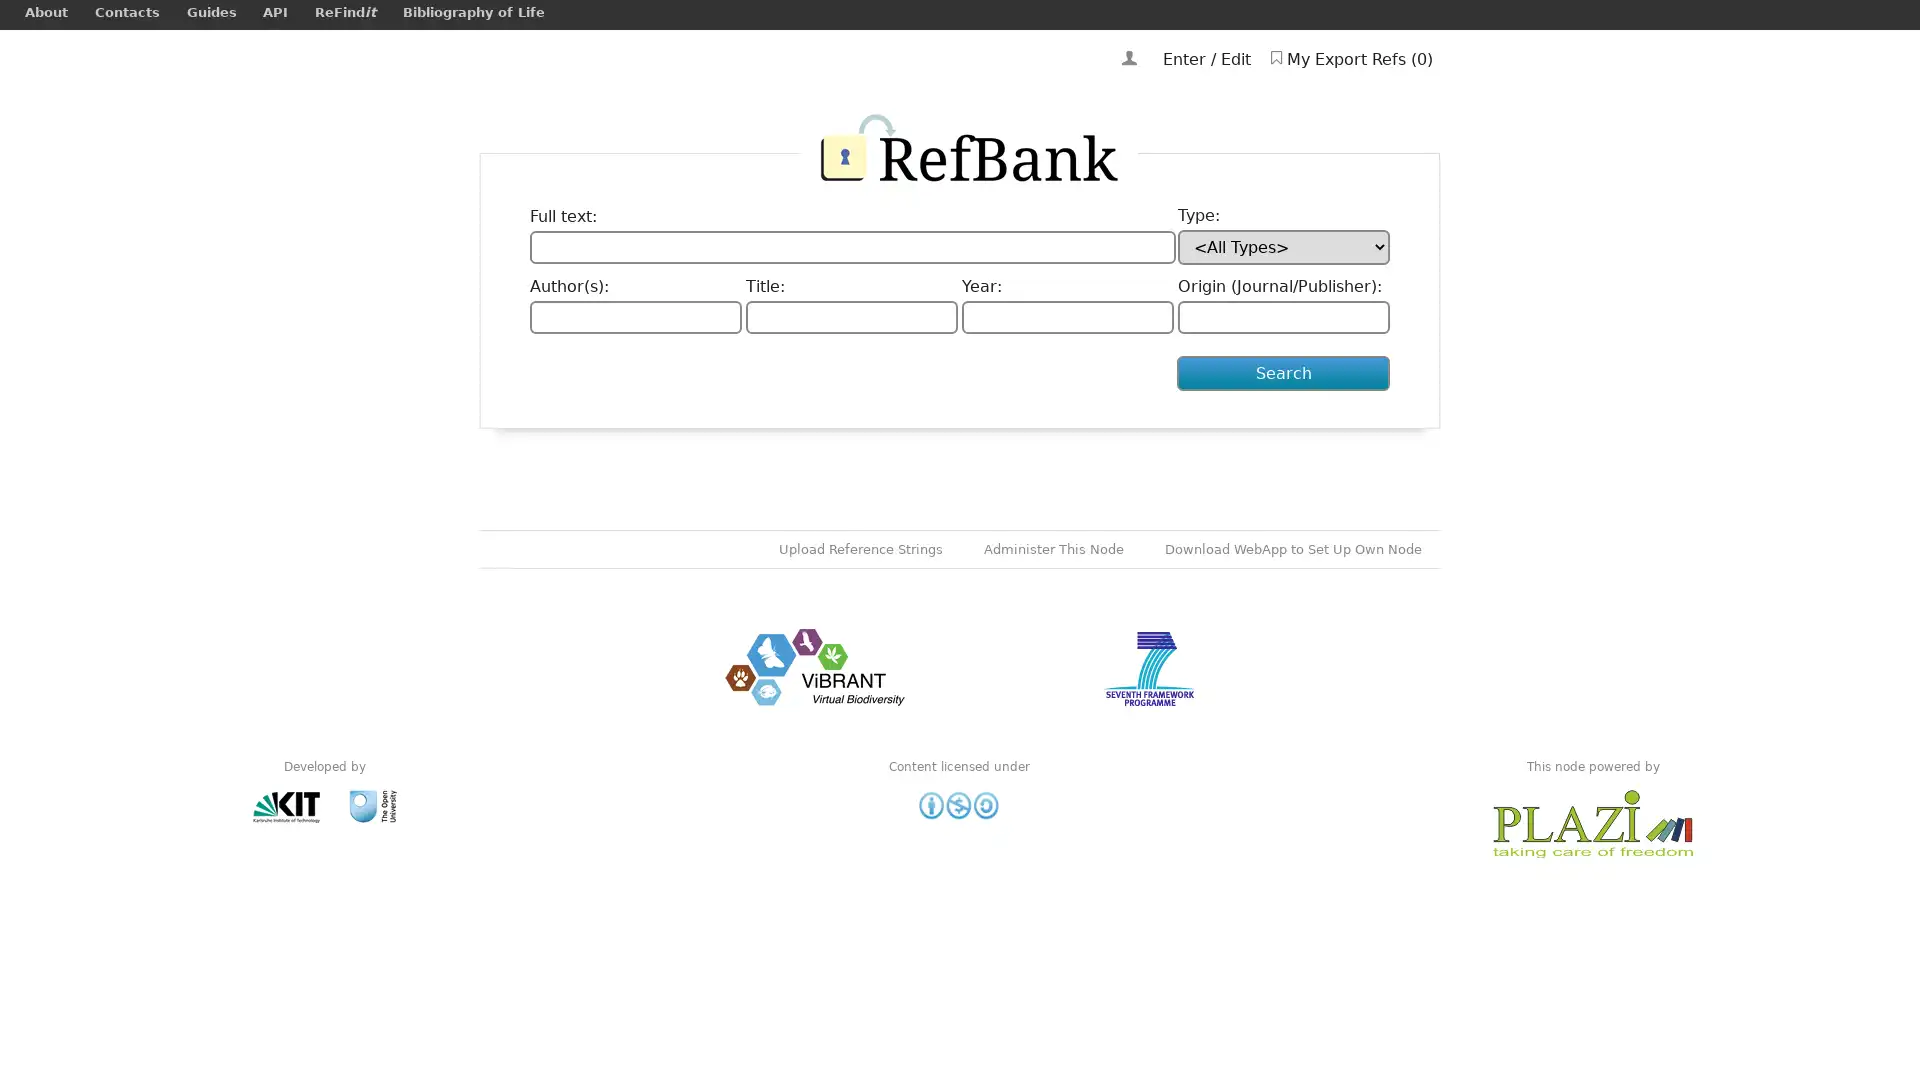 This screenshot has width=1920, height=1080. Describe the element at coordinates (1283, 373) in the screenshot. I see `Search` at that location.